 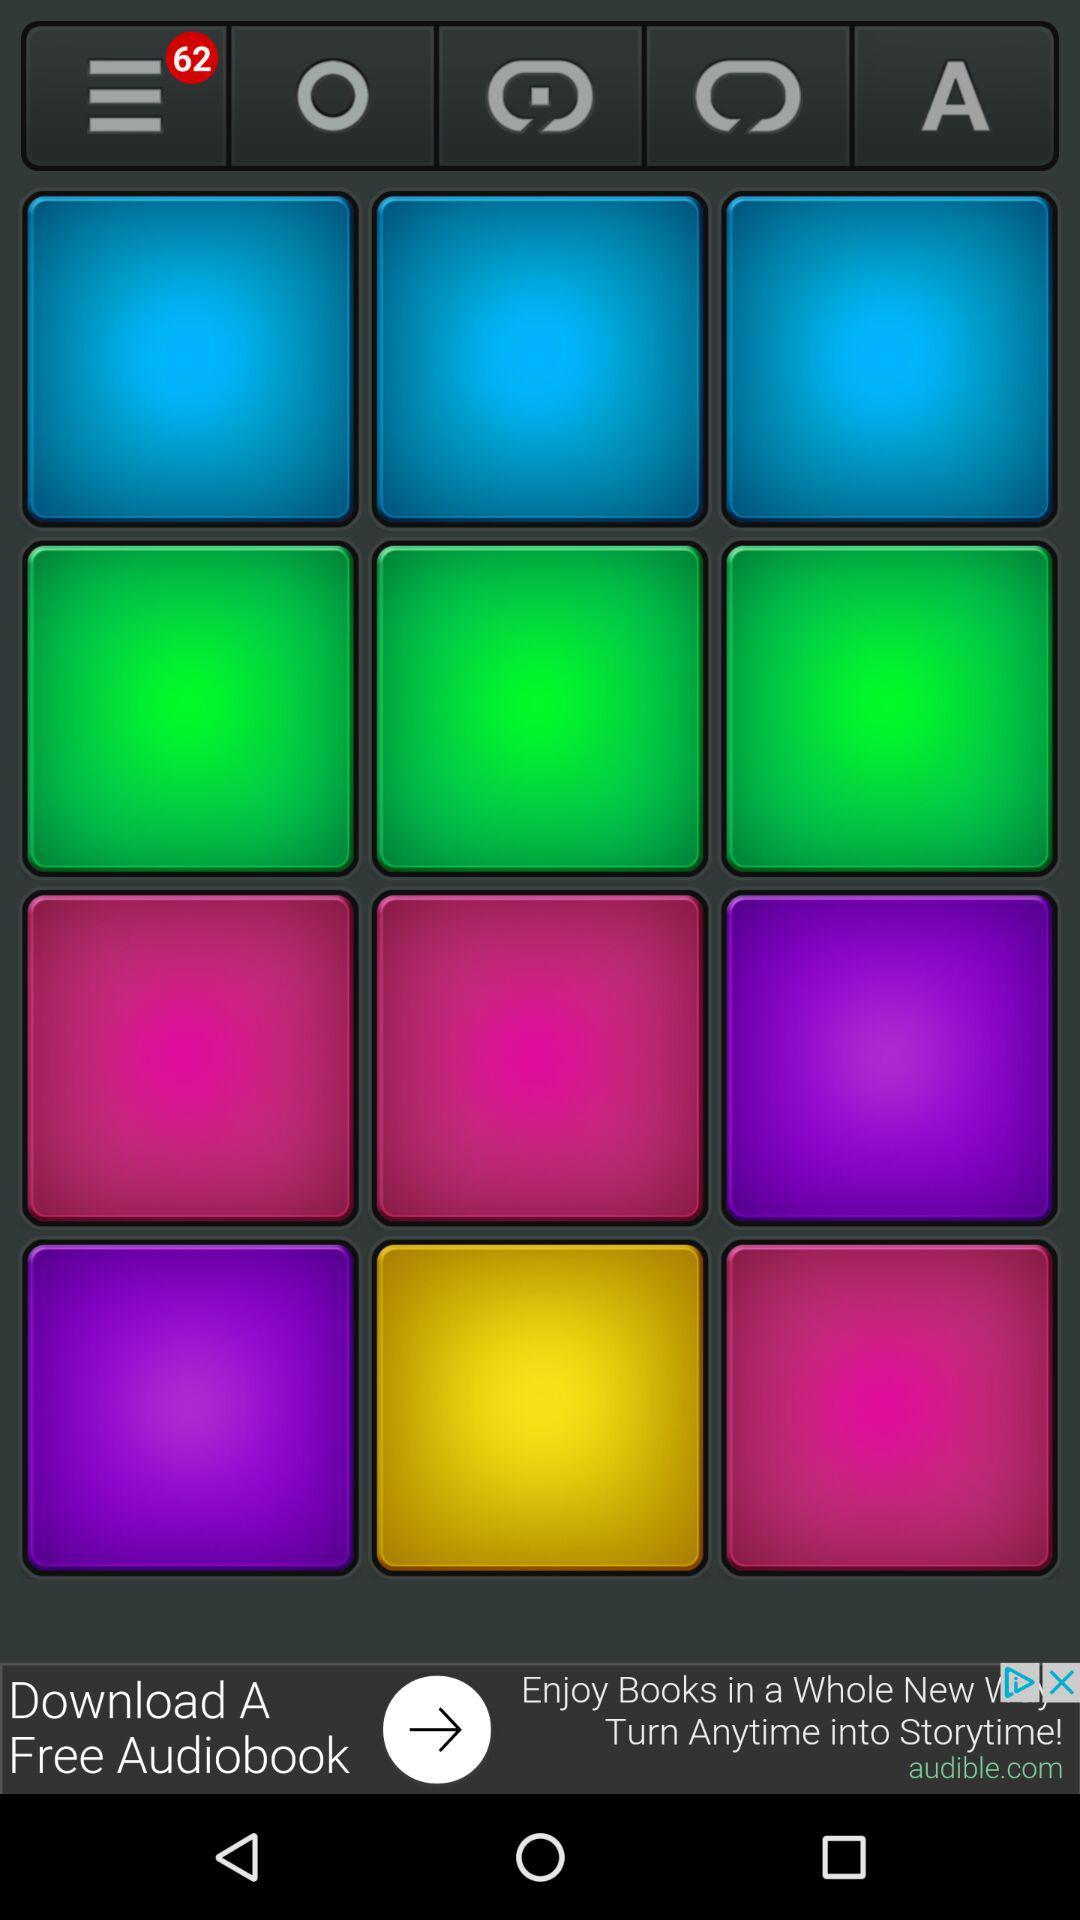 What do you see at coordinates (190, 1057) in the screenshot?
I see `tap button` at bounding box center [190, 1057].